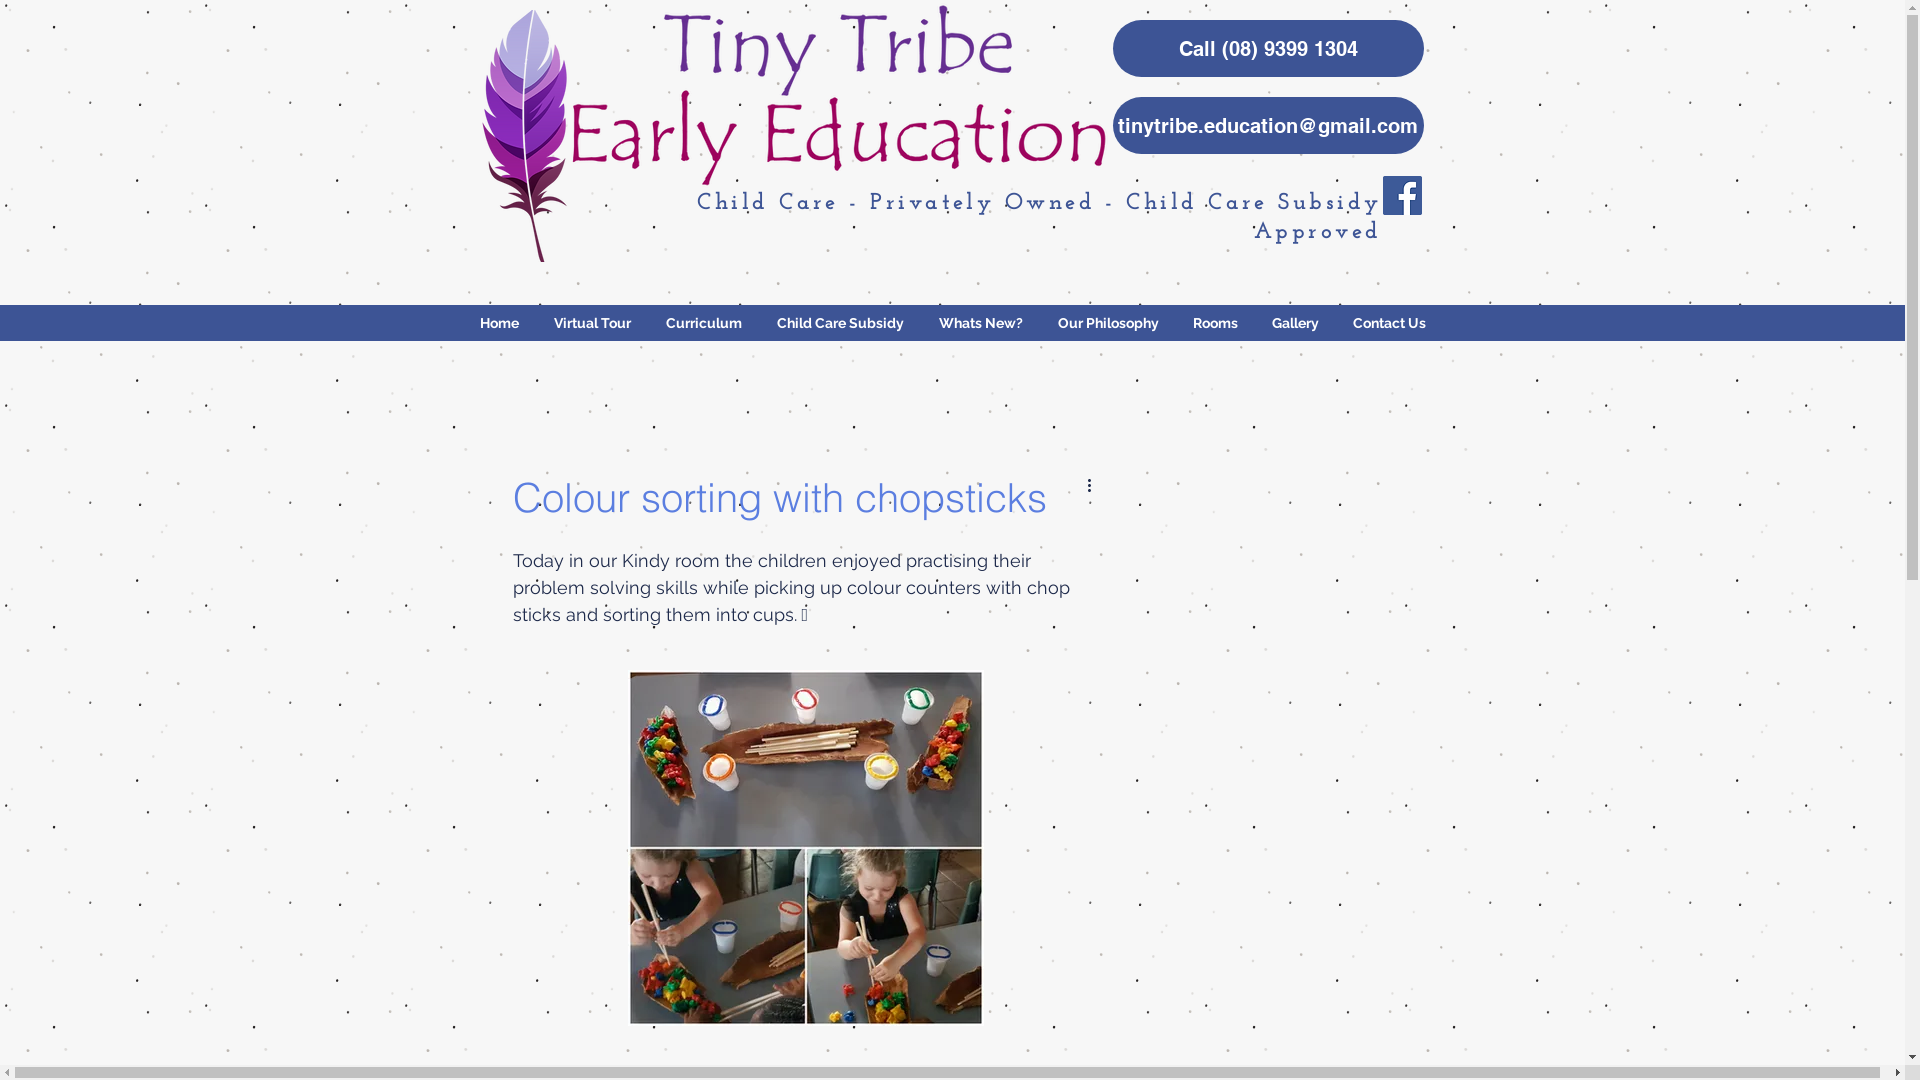 The height and width of the screenshot is (1080, 1920). I want to click on 'Rooms', so click(1214, 322).